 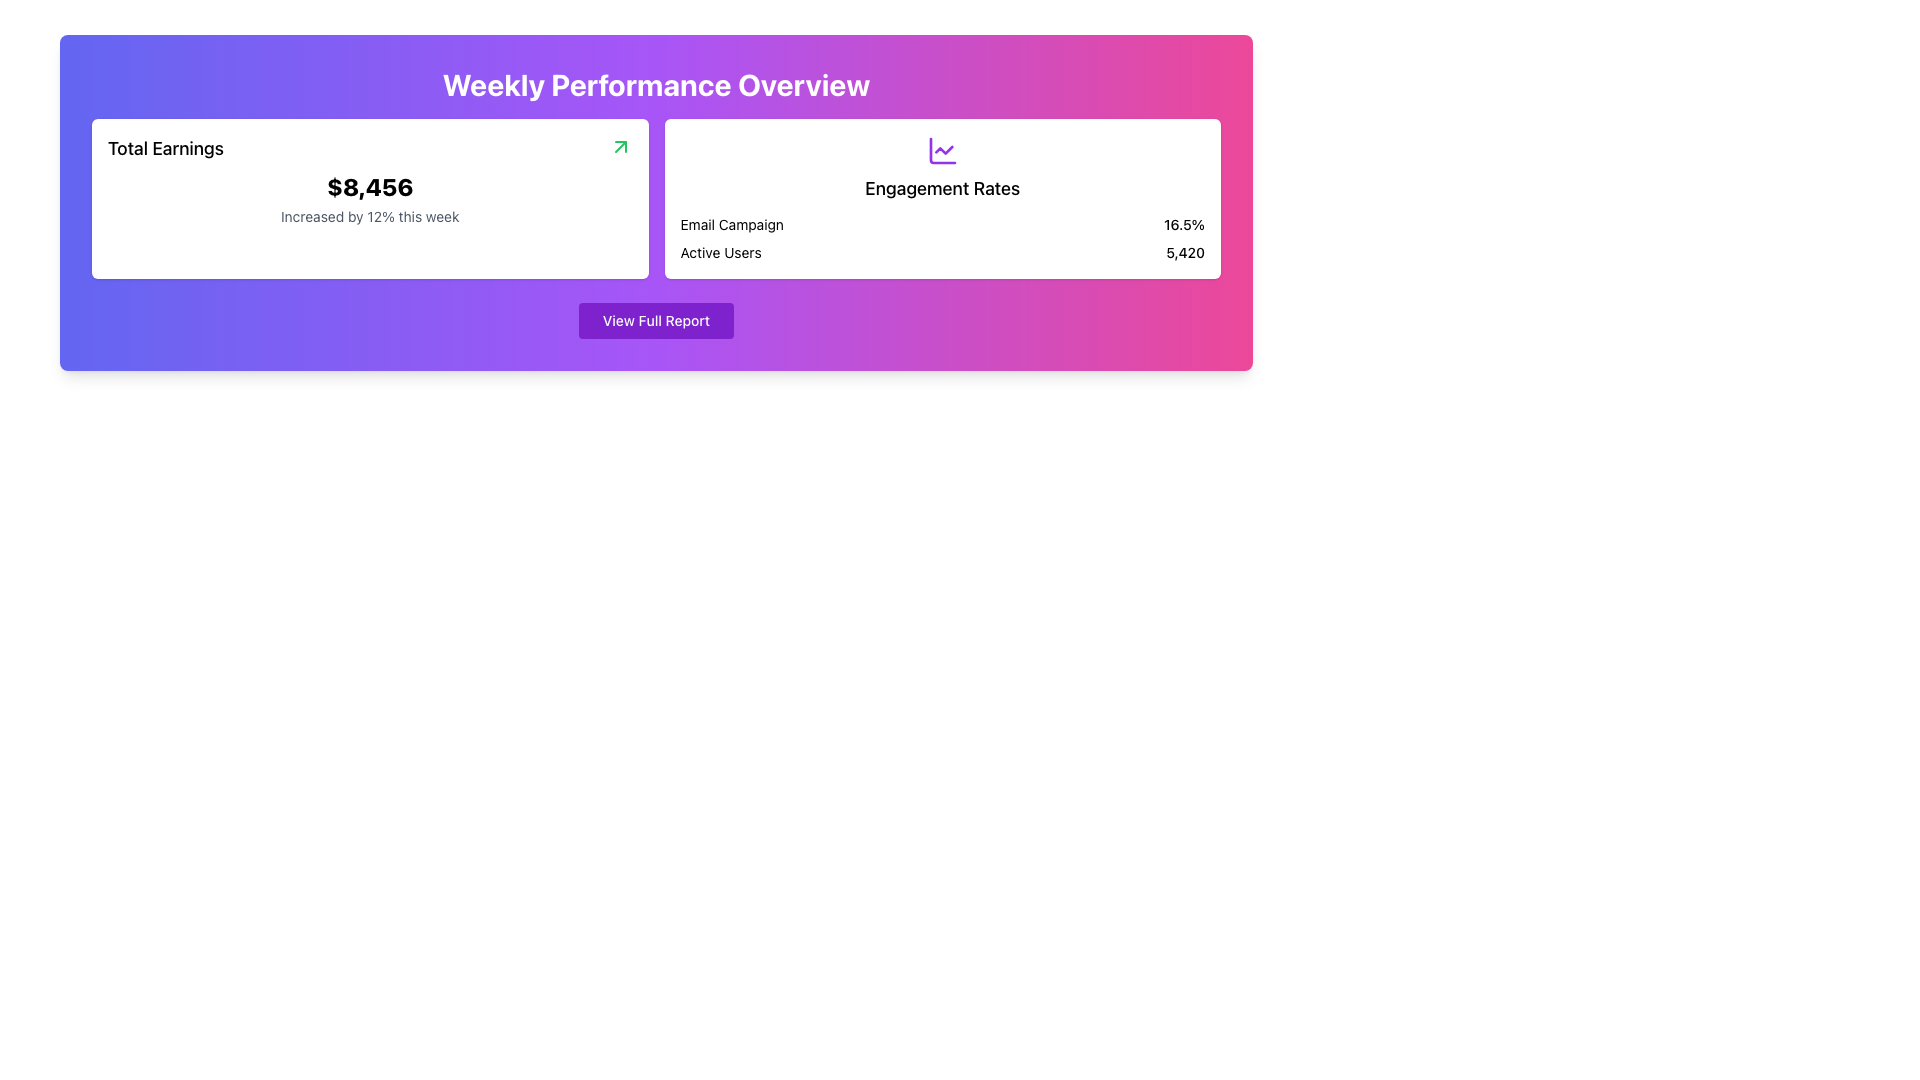 What do you see at coordinates (370, 216) in the screenshot?
I see `the non-interactive text element located beneath the '$8,456' text in the 'Total Earnings' card to enhance the user's understanding of the data presented` at bounding box center [370, 216].